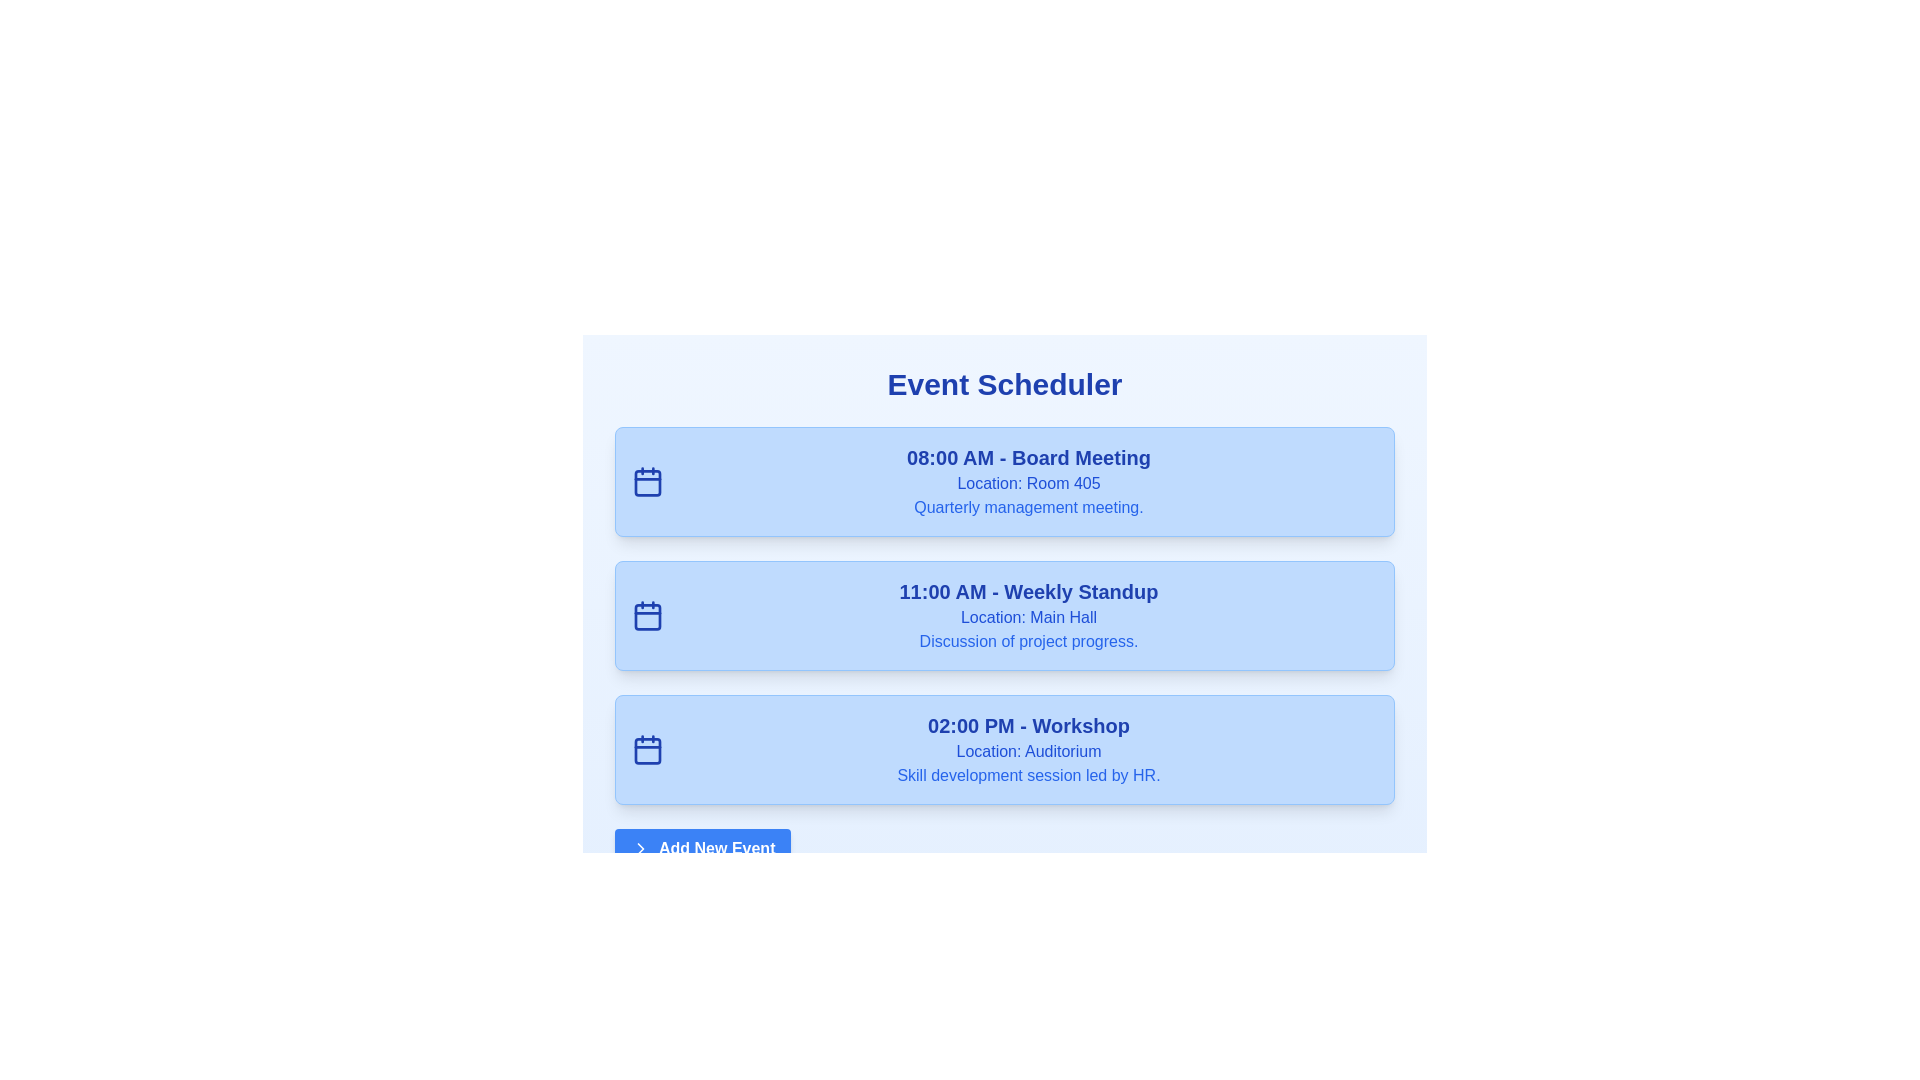 The width and height of the screenshot is (1920, 1080). What do you see at coordinates (1028, 641) in the screenshot?
I see `the text element that provides additional details related to the '11:00 AM - Weekly Standup' event, located below the event title and location details` at bounding box center [1028, 641].